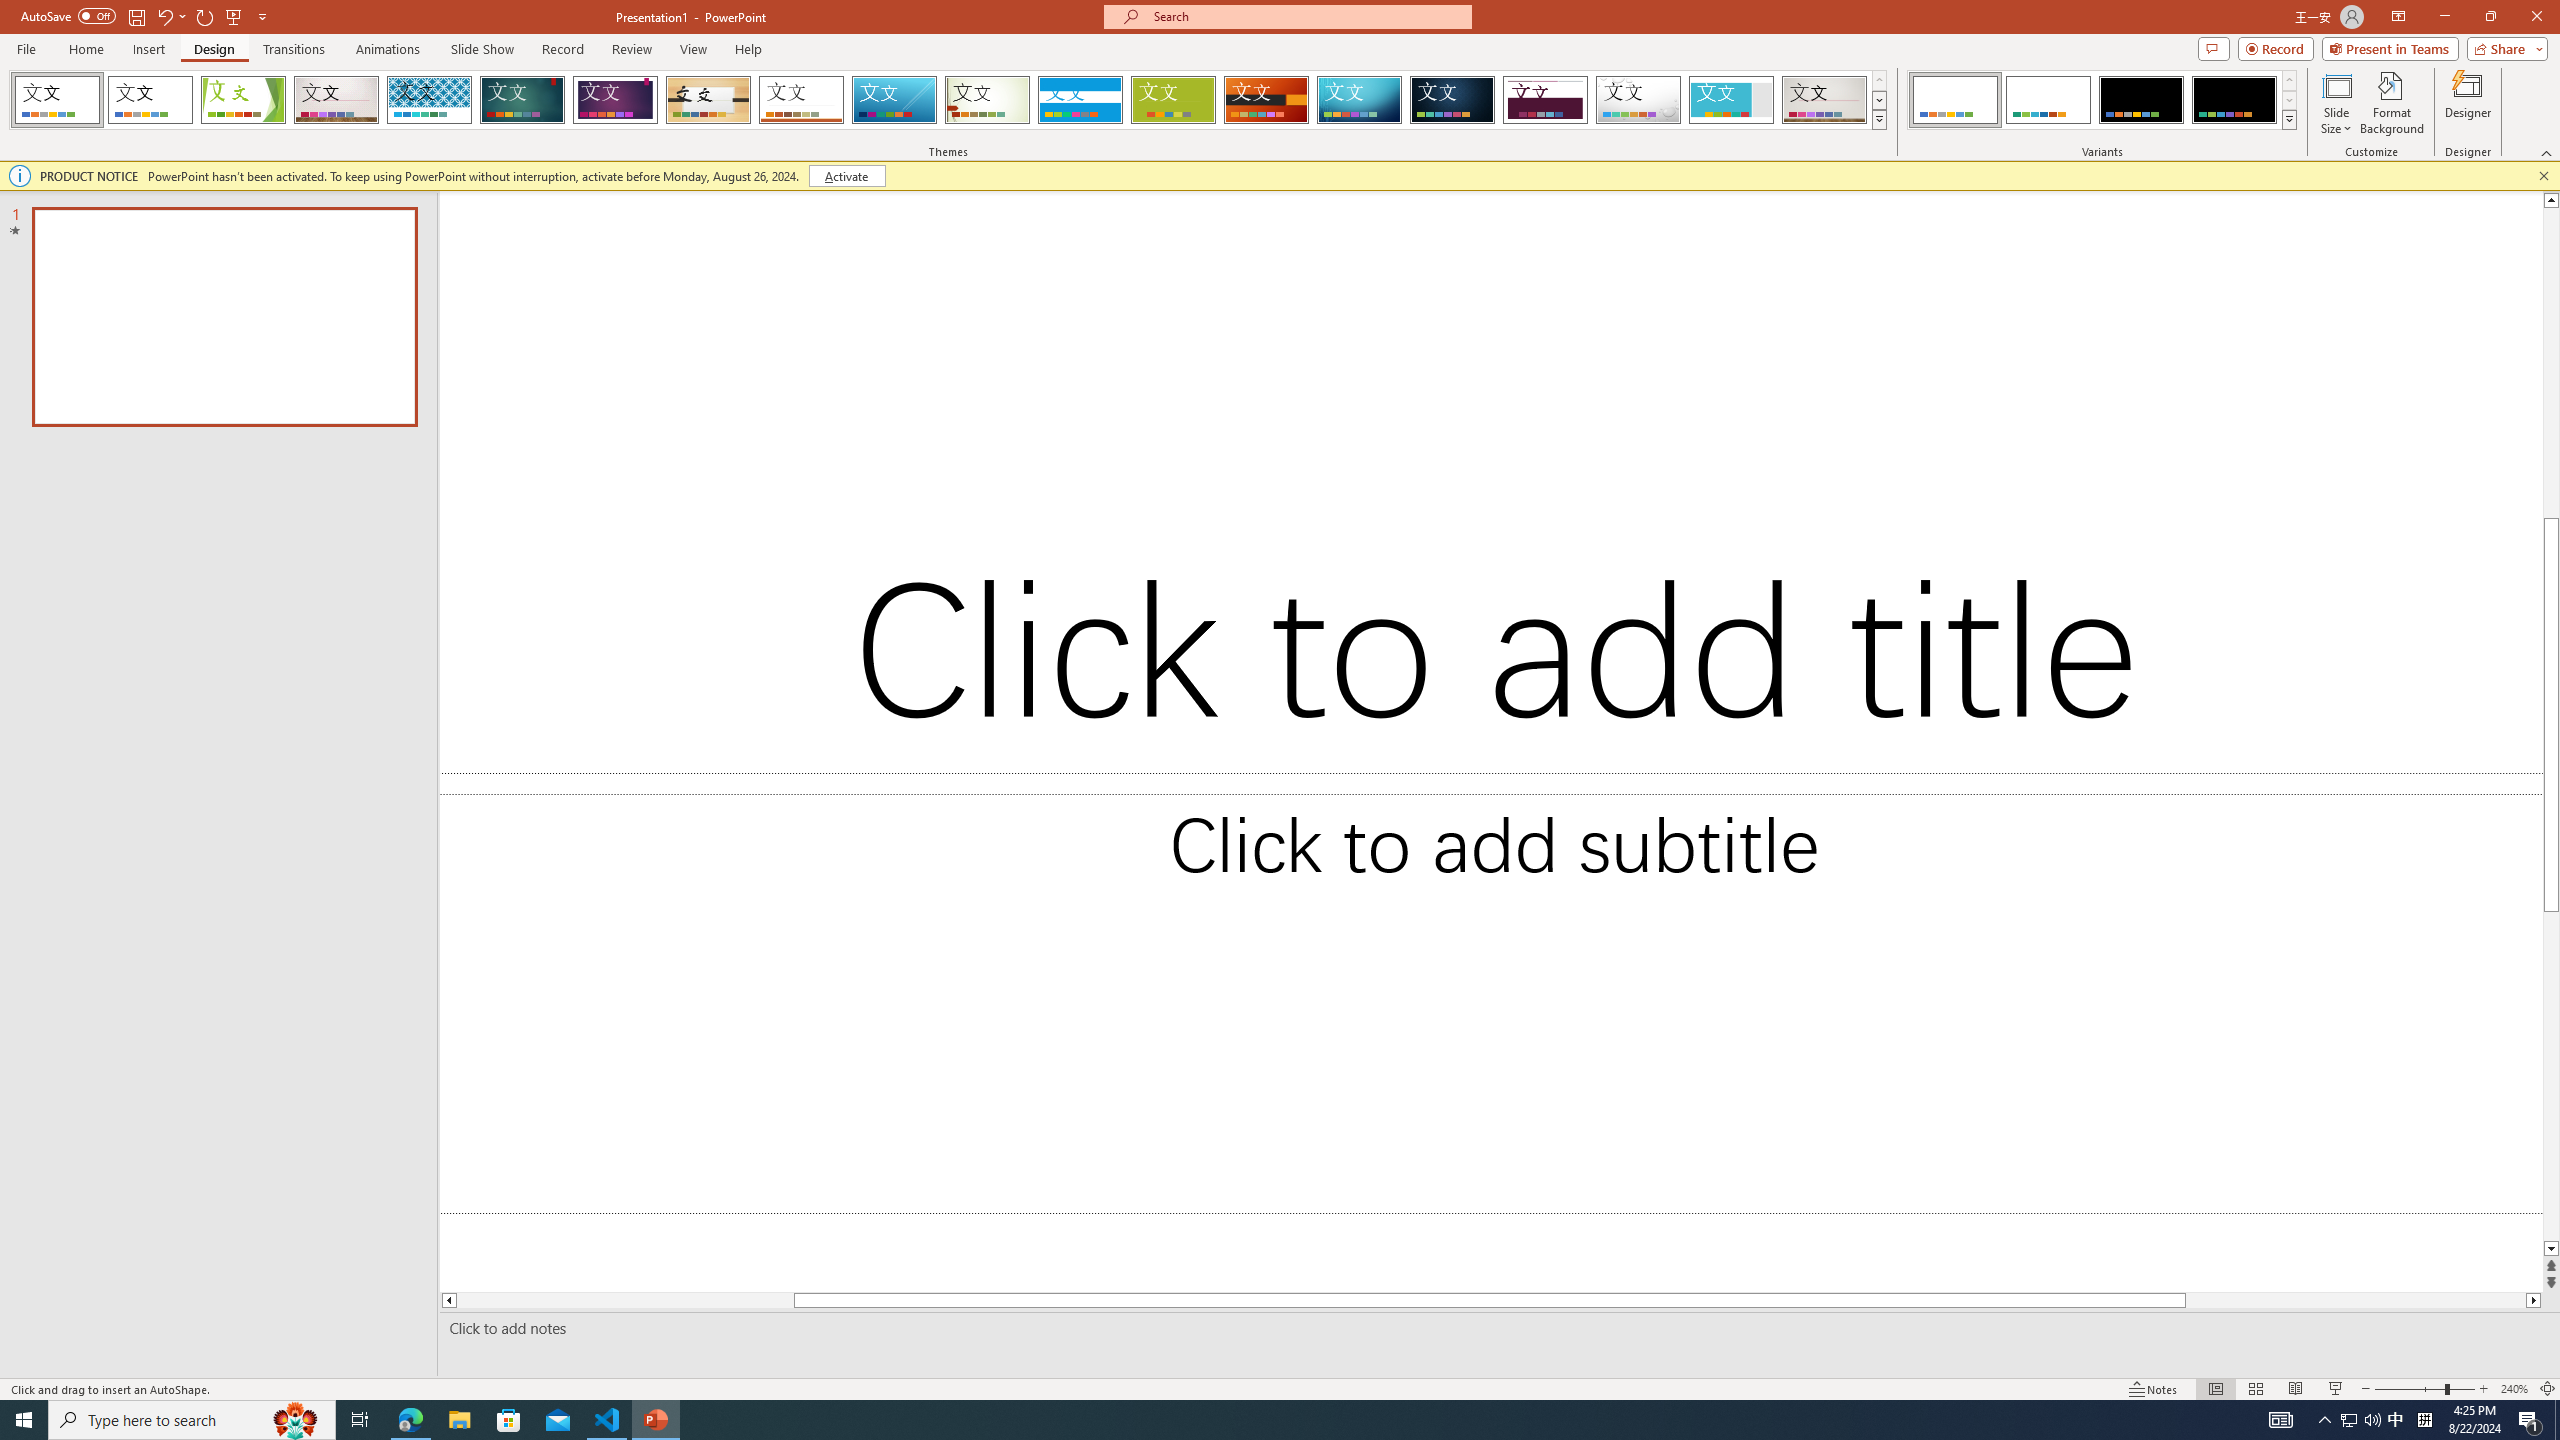 Image resolution: width=2560 pixels, height=1440 pixels. Describe the element at coordinates (1545, 99) in the screenshot. I see `'Dividend'` at that location.